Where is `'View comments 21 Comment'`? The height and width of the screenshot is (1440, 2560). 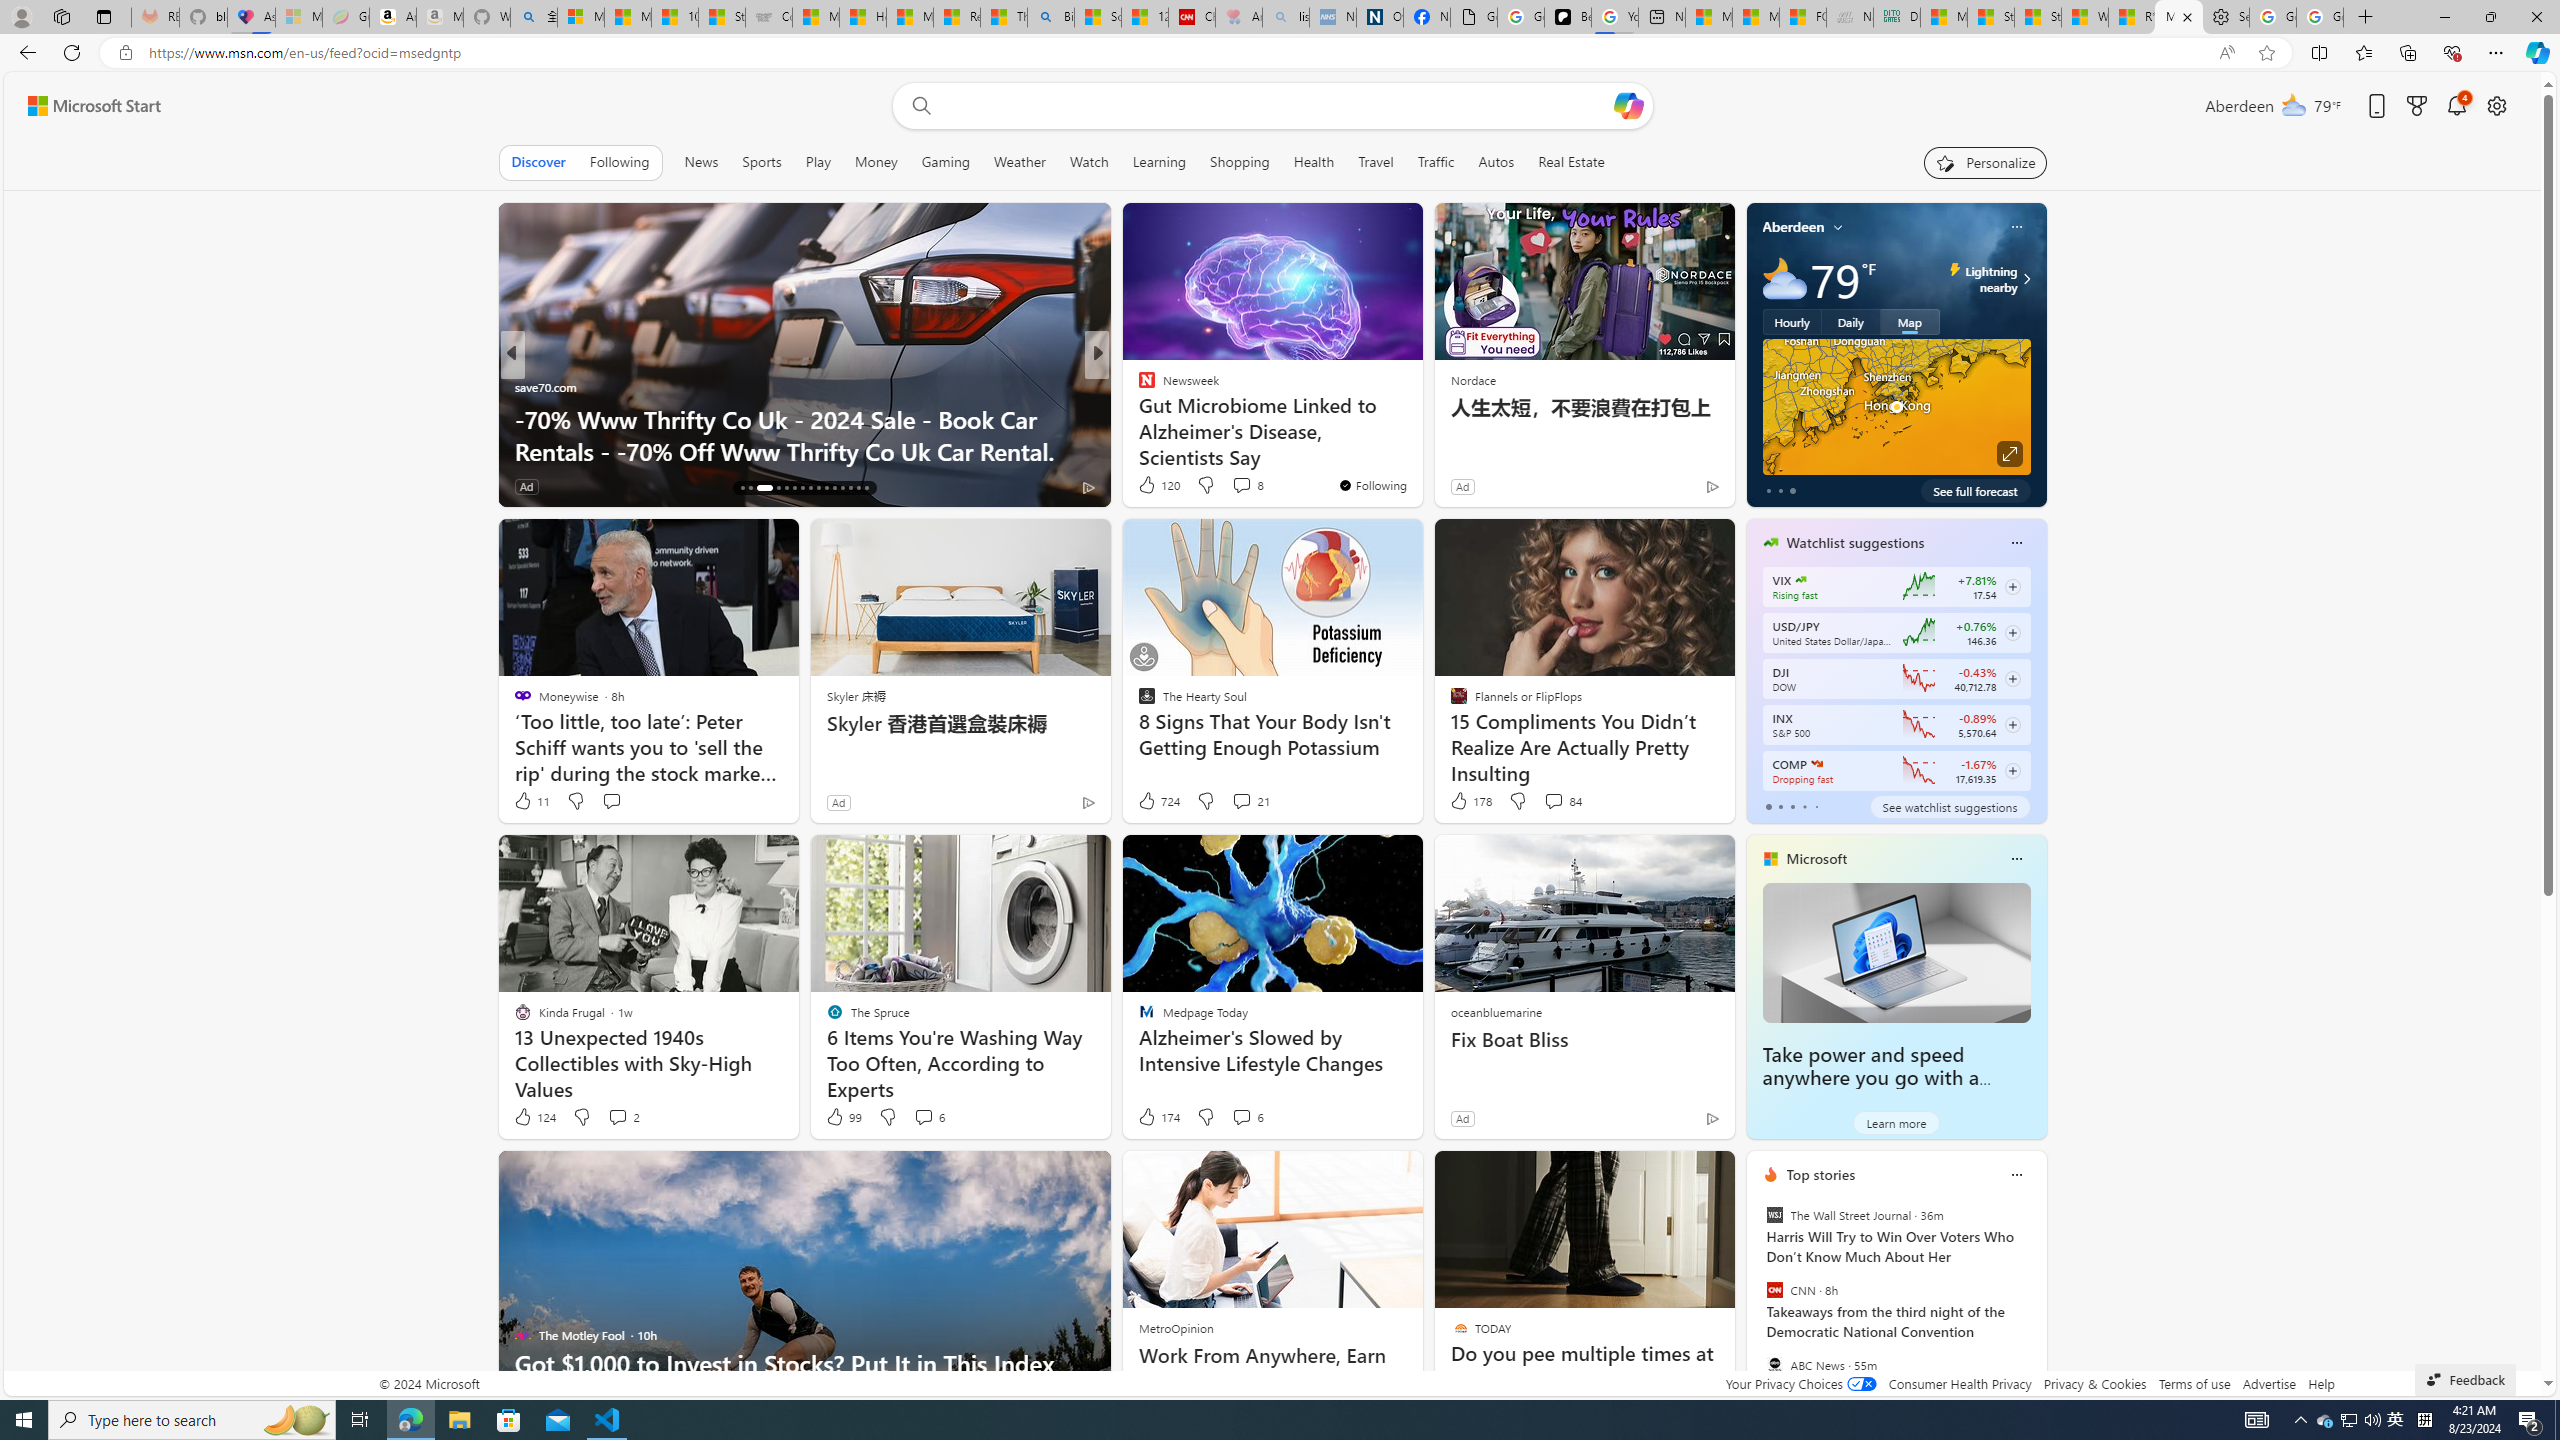 'View comments 21 Comment' is located at coordinates (1240, 800).